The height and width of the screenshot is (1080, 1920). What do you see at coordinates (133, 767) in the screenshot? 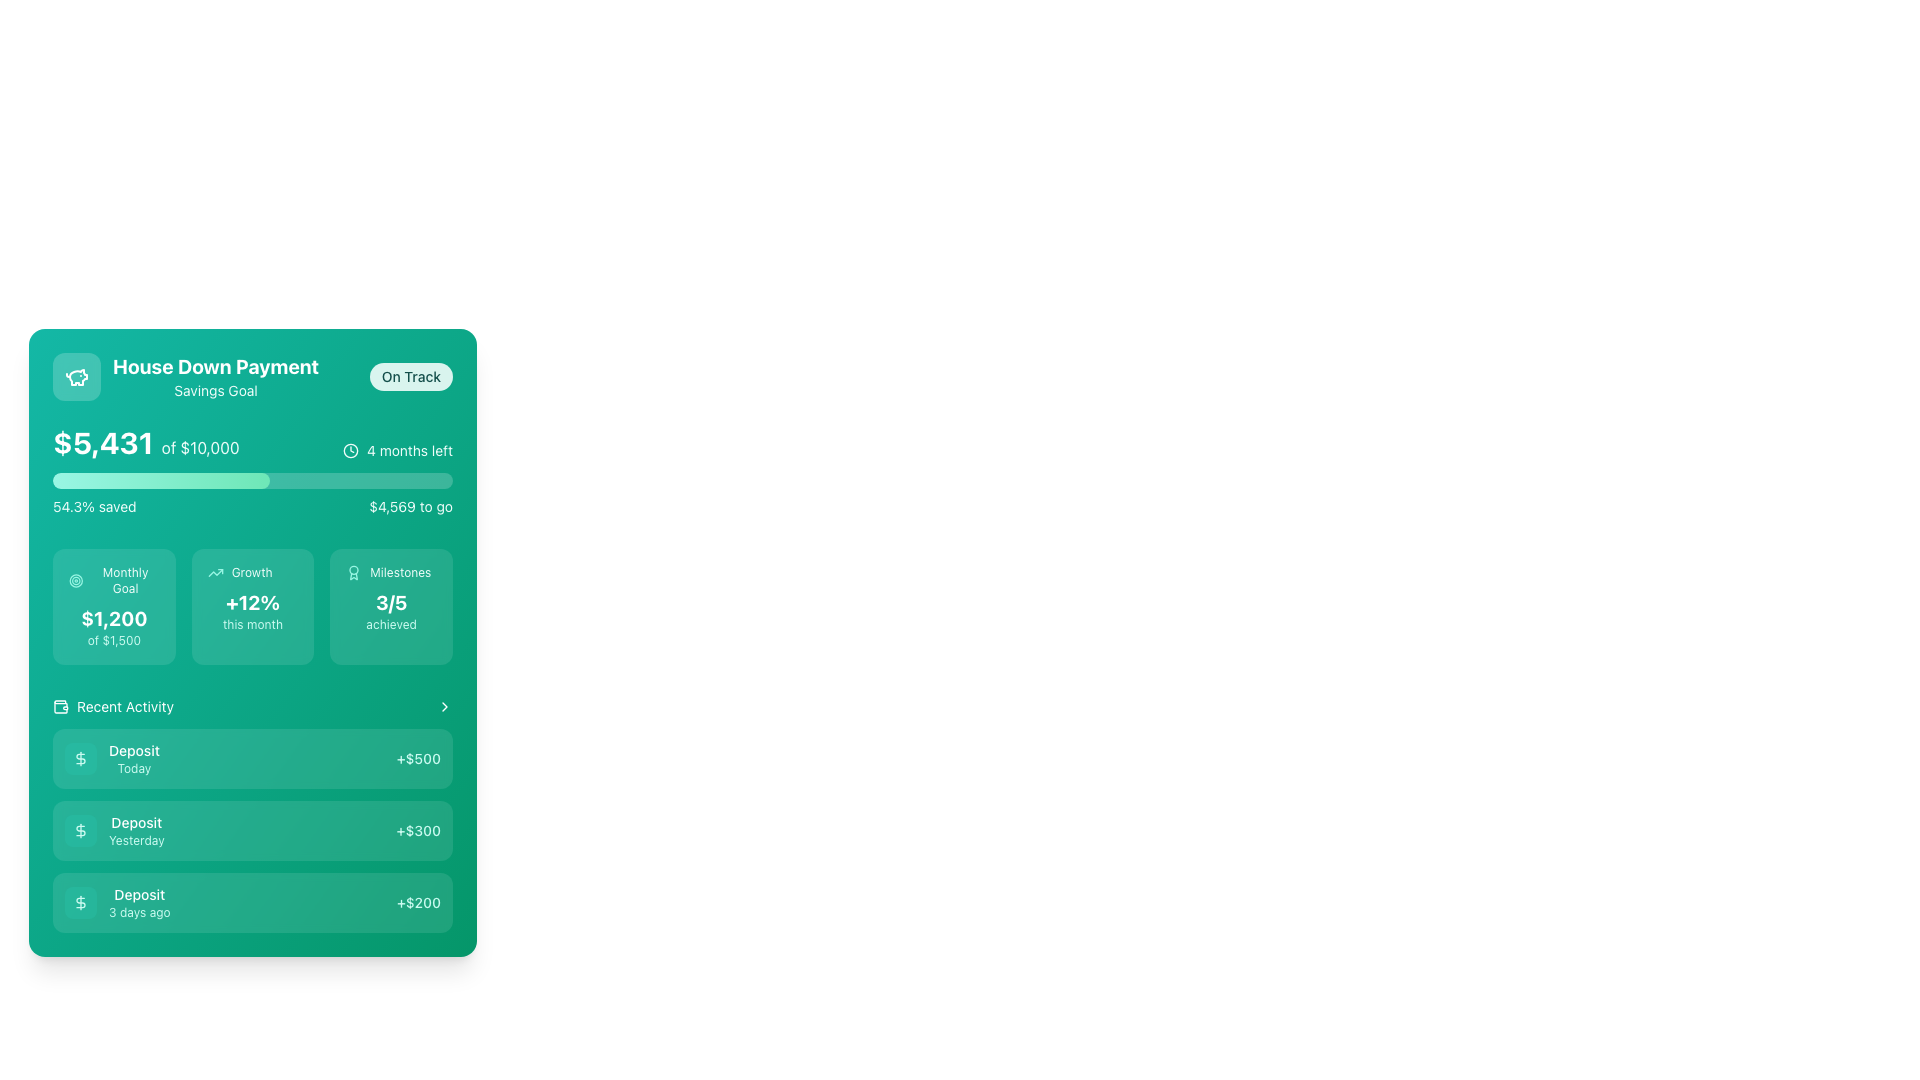
I see `text content of the 'Today' label associated with the 'Deposit' transaction in the 'Recent Activity' section` at bounding box center [133, 767].